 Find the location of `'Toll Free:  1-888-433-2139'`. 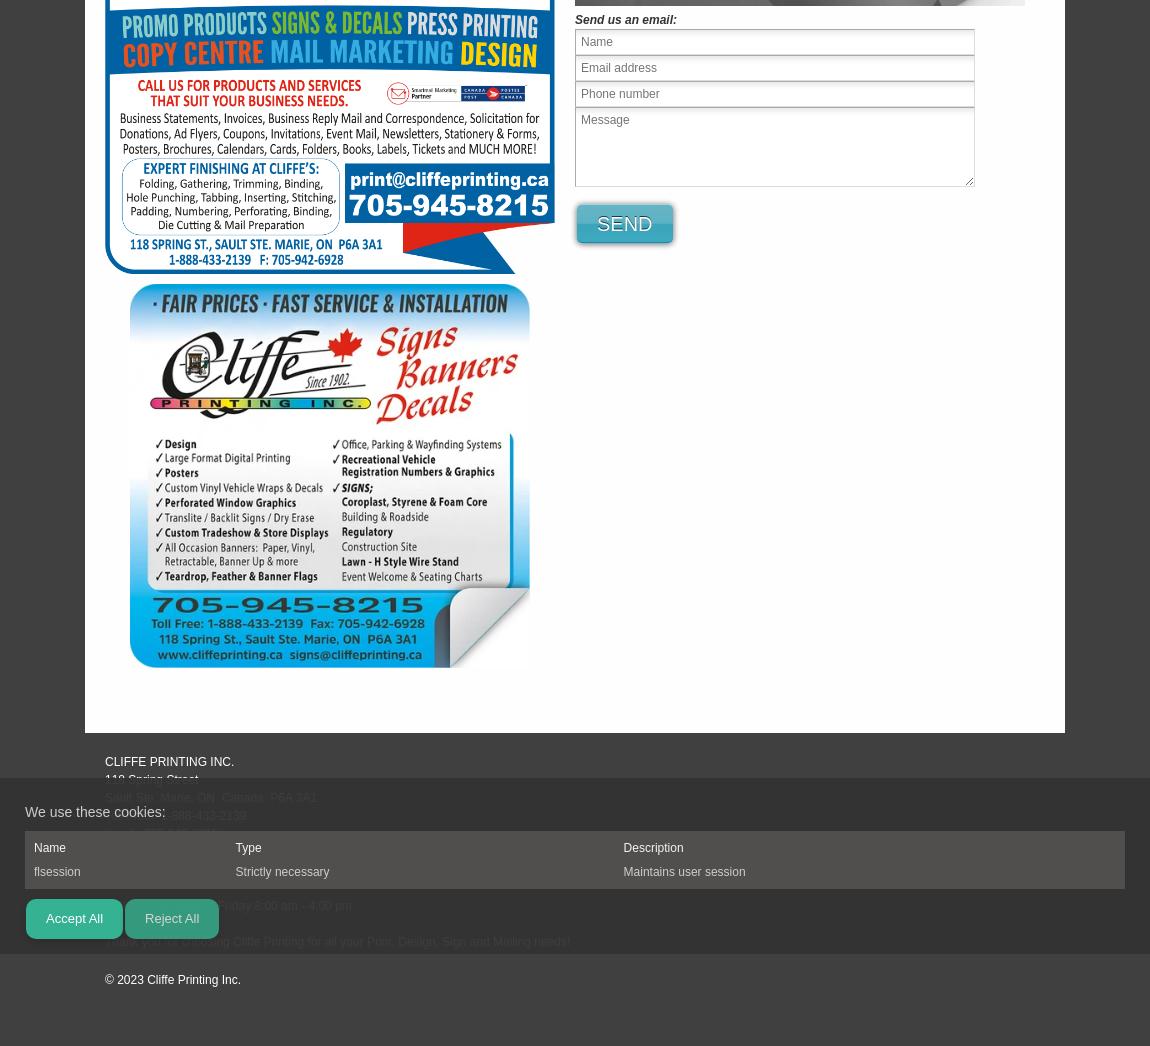

'Toll Free:  1-888-433-2139' is located at coordinates (174, 815).